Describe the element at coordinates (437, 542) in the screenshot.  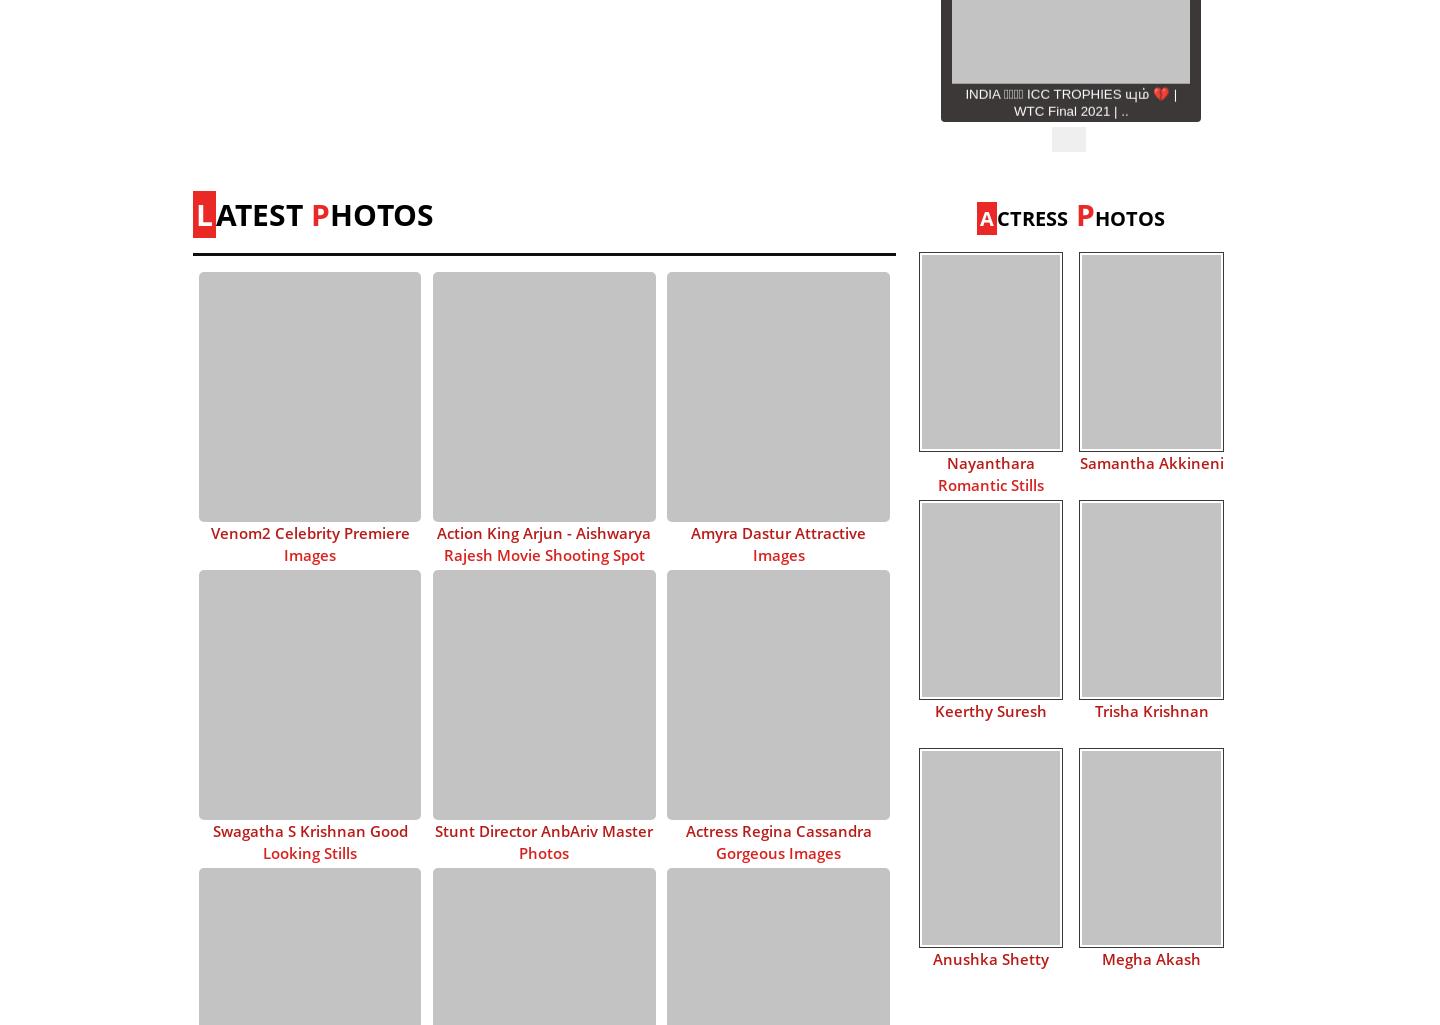
I see `'Action King Arjun - Aishwarya Rajesh Movie Shooting Spot'` at that location.